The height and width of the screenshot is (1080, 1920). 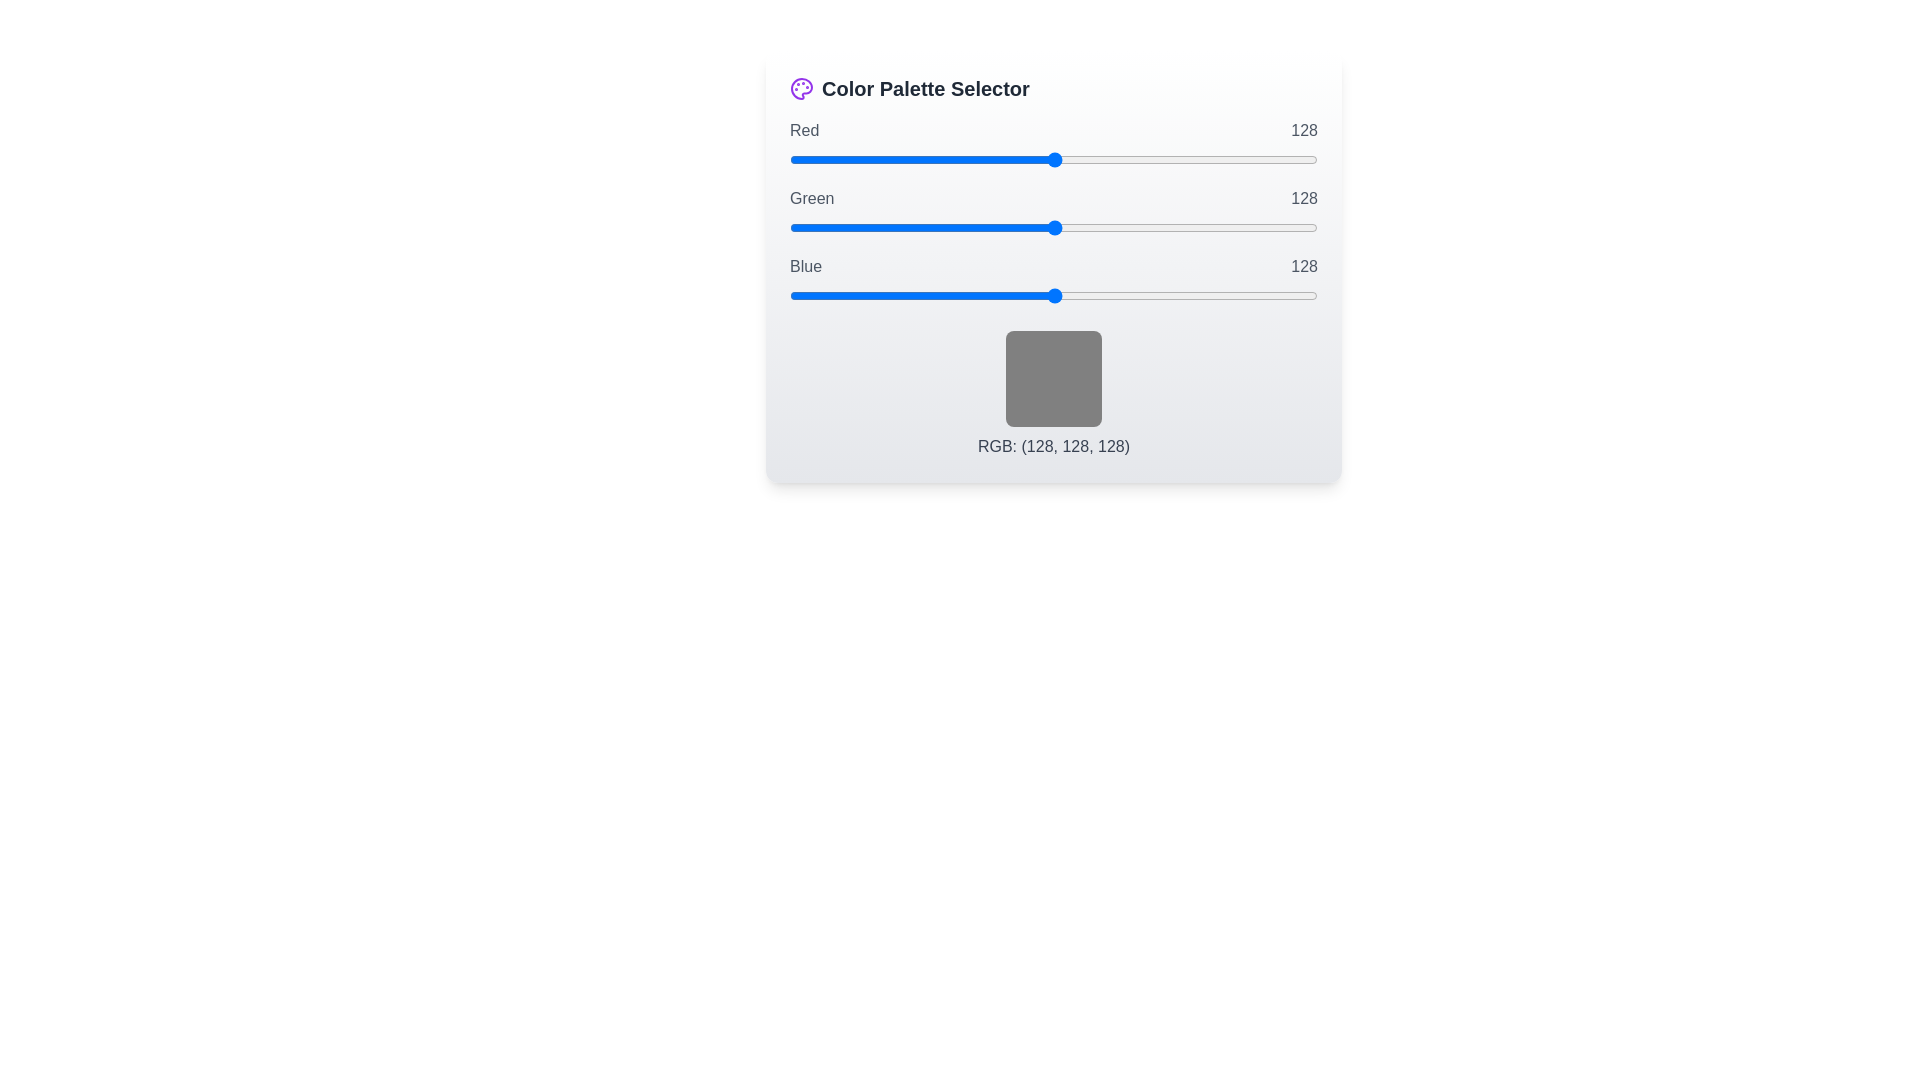 What do you see at coordinates (1053, 226) in the screenshot?
I see `the 1 slider to 105 to observe the color preview box update` at bounding box center [1053, 226].